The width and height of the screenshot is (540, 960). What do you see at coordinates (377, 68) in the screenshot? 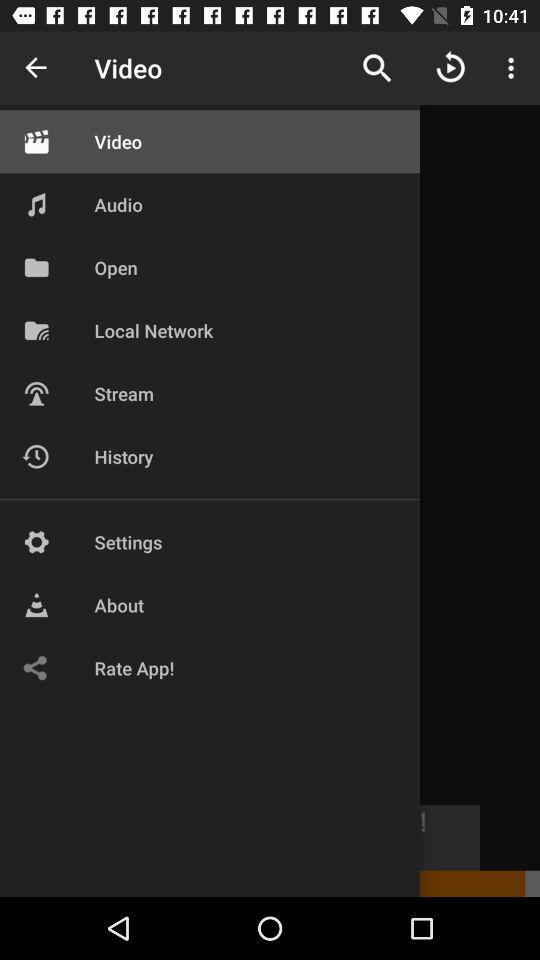
I see `search` at bounding box center [377, 68].